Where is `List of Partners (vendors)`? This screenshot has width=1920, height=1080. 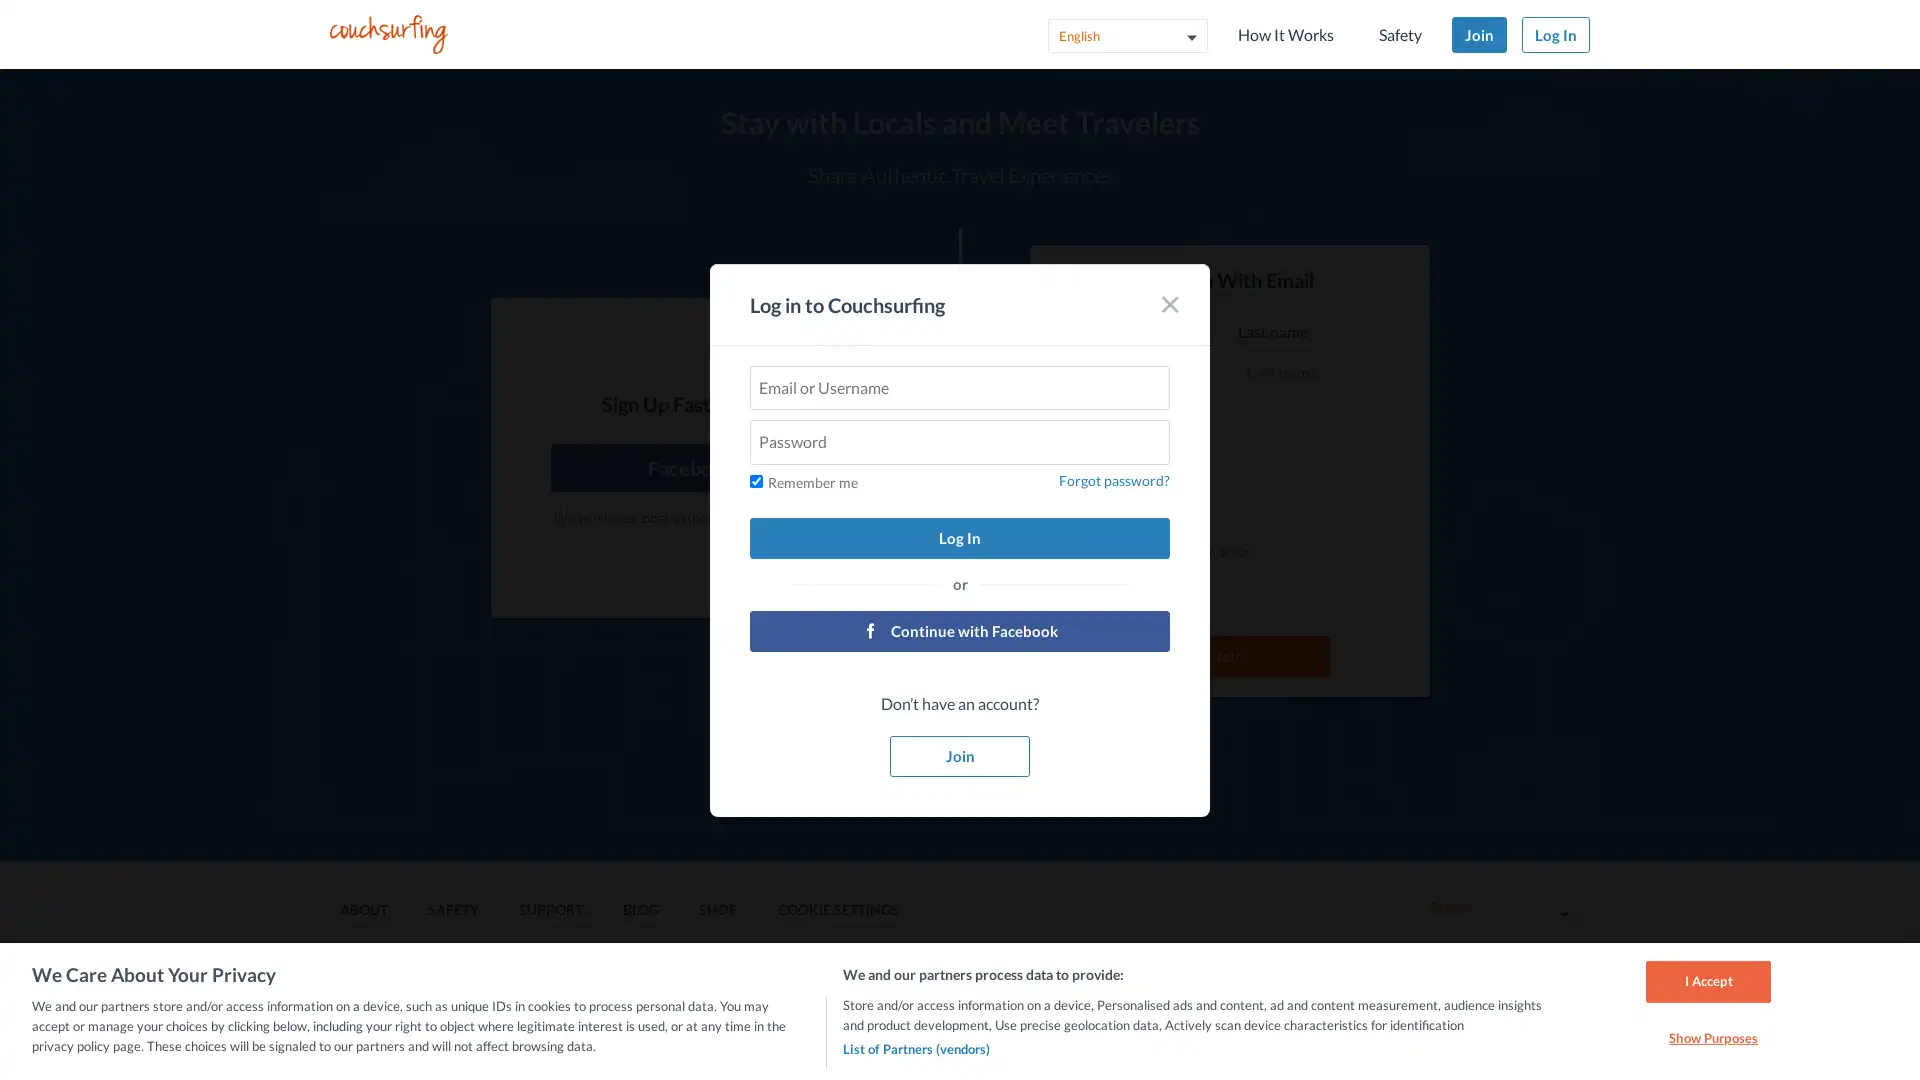 List of Partners (vendors) is located at coordinates (1191, 1048).